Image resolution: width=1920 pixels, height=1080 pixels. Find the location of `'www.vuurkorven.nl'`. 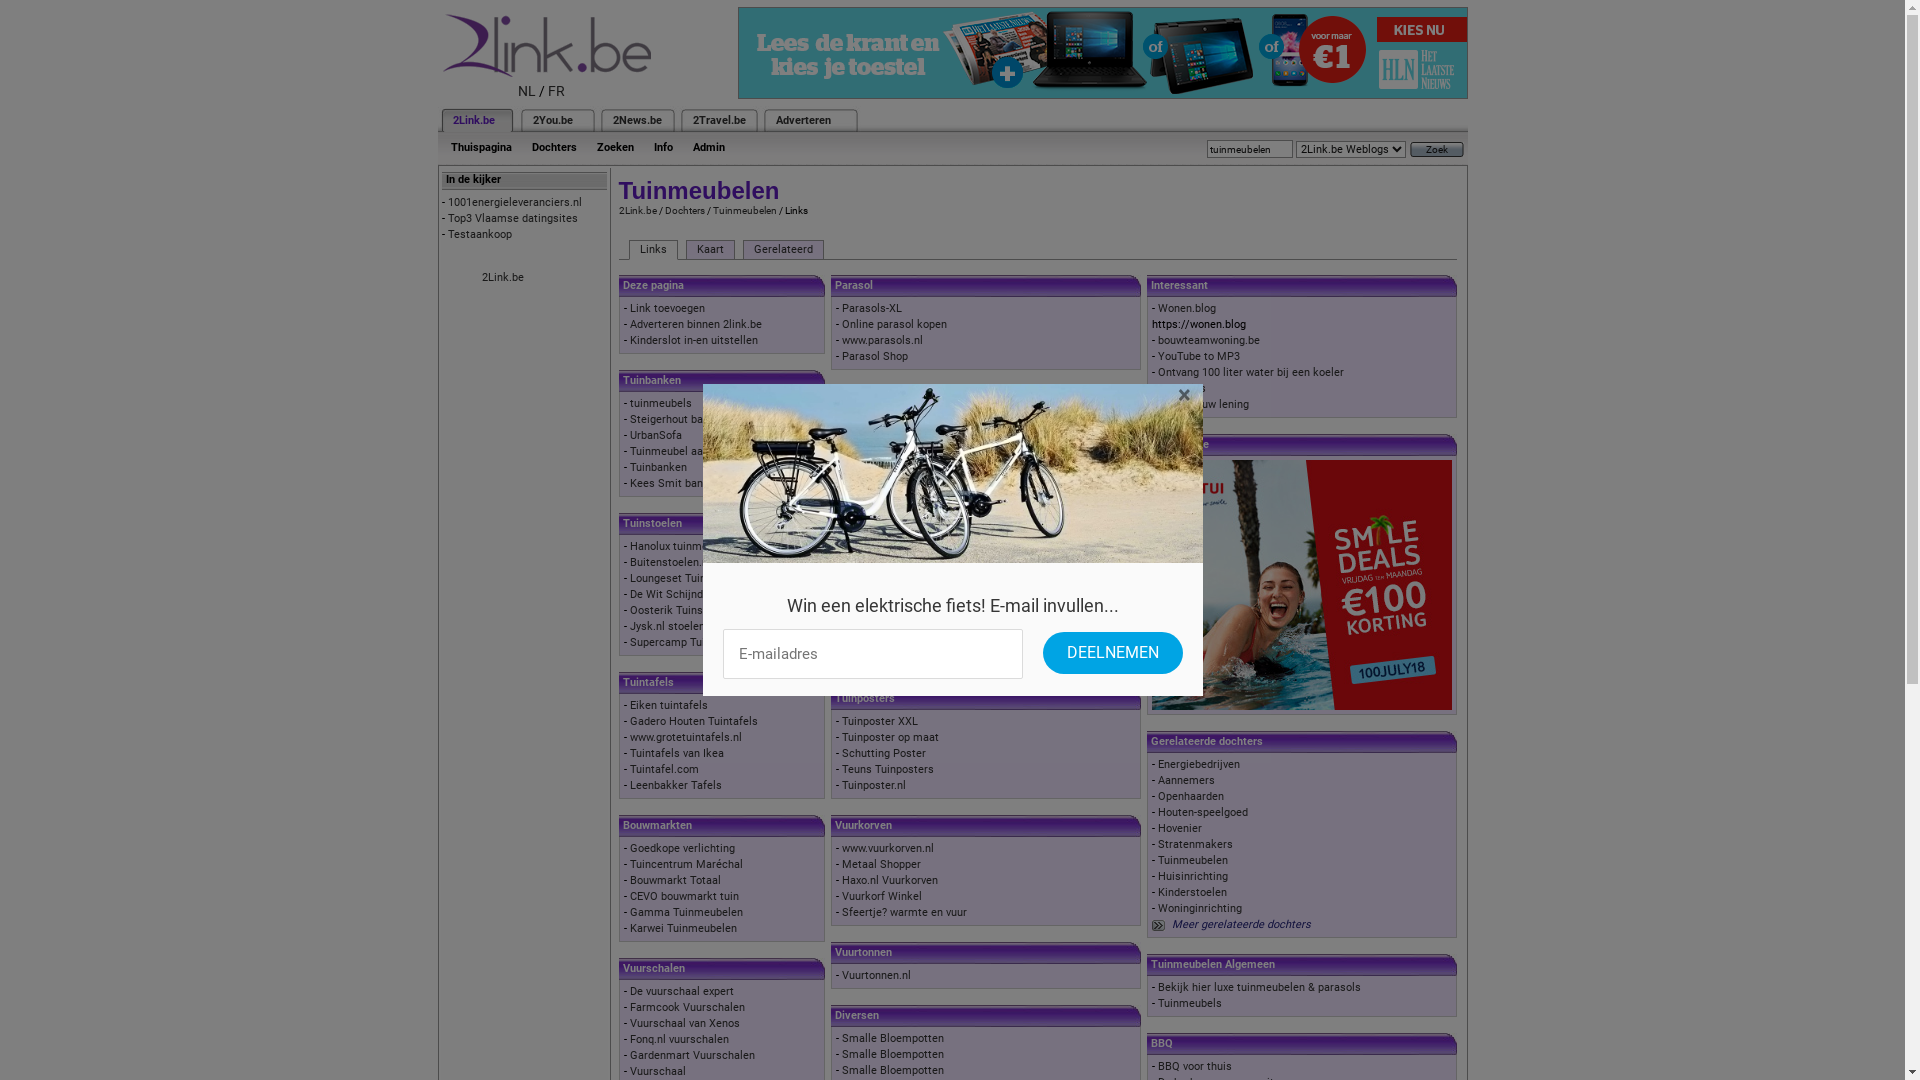

'www.vuurkorven.nl' is located at coordinates (887, 848).